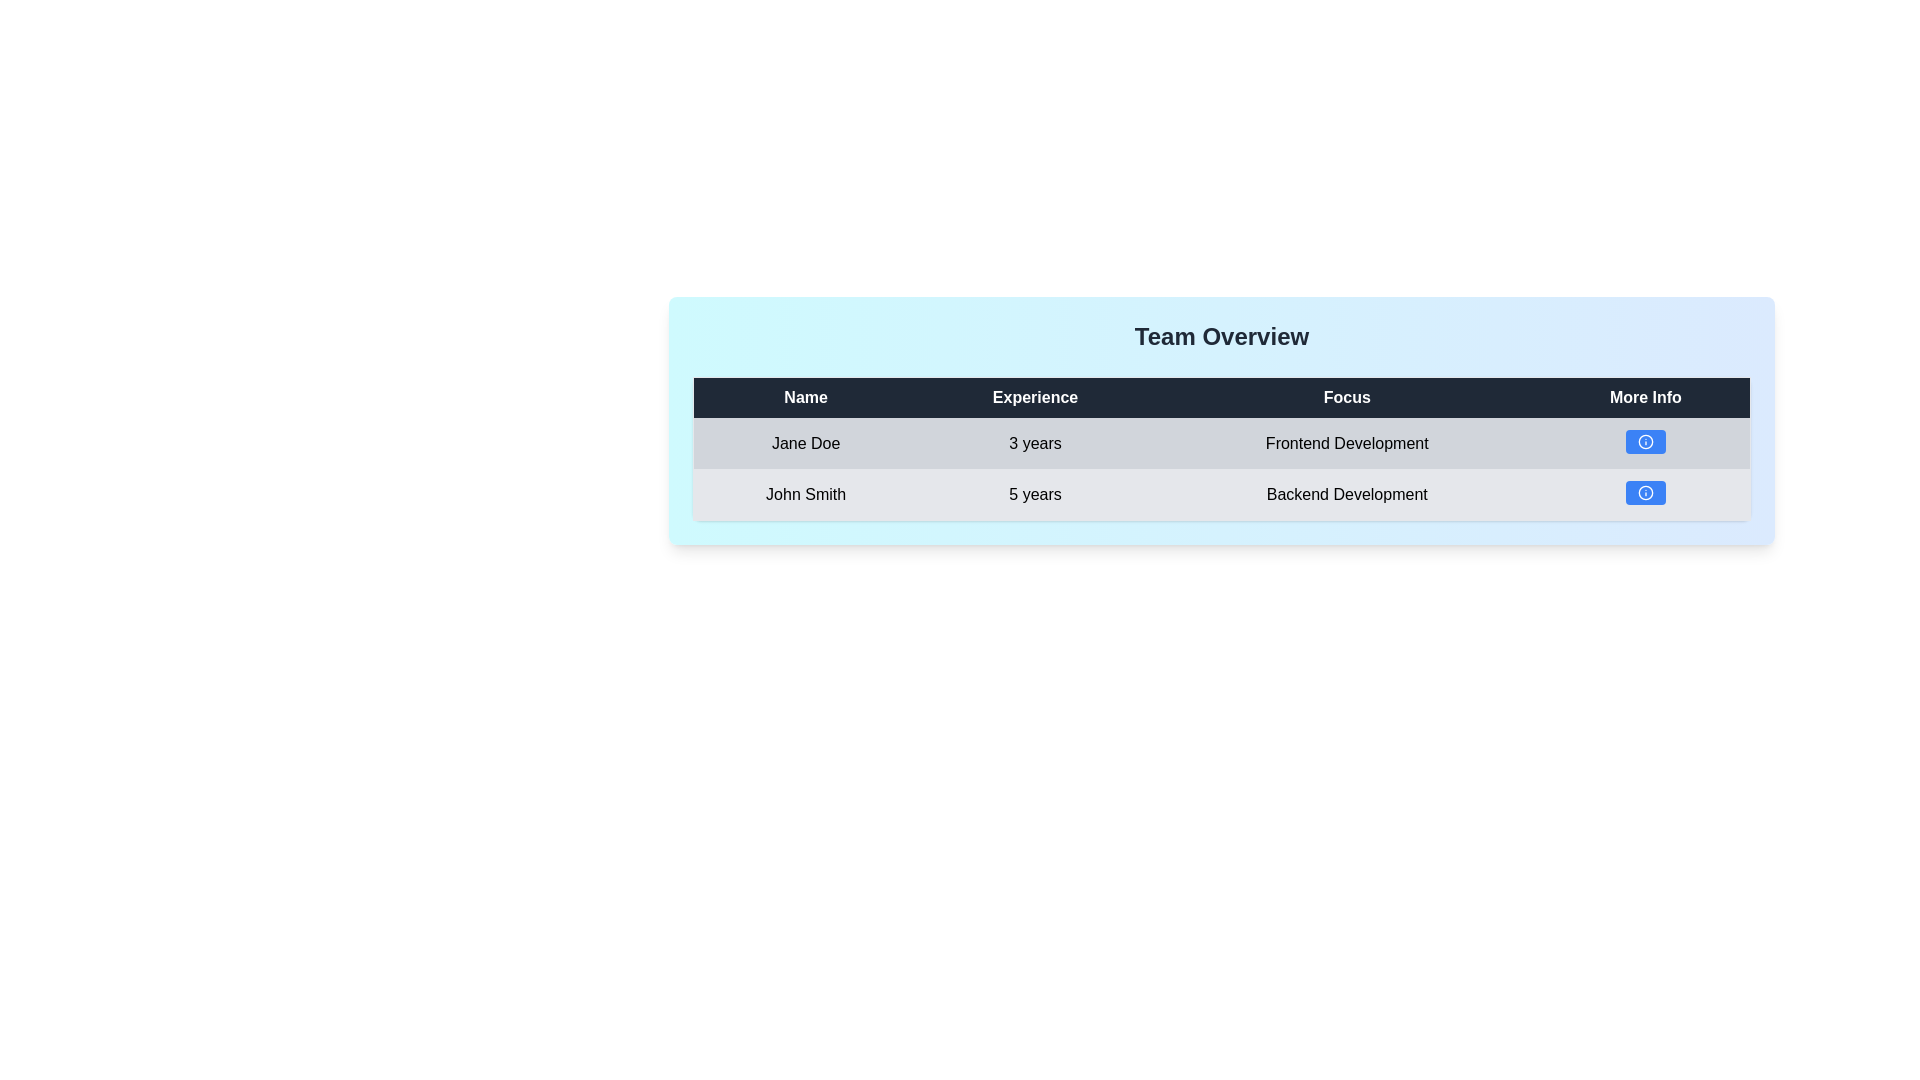 The image size is (1920, 1080). What do you see at coordinates (1646, 442) in the screenshot?
I see `the blue rounded rectangular button with an information symbol ('i') at its center` at bounding box center [1646, 442].